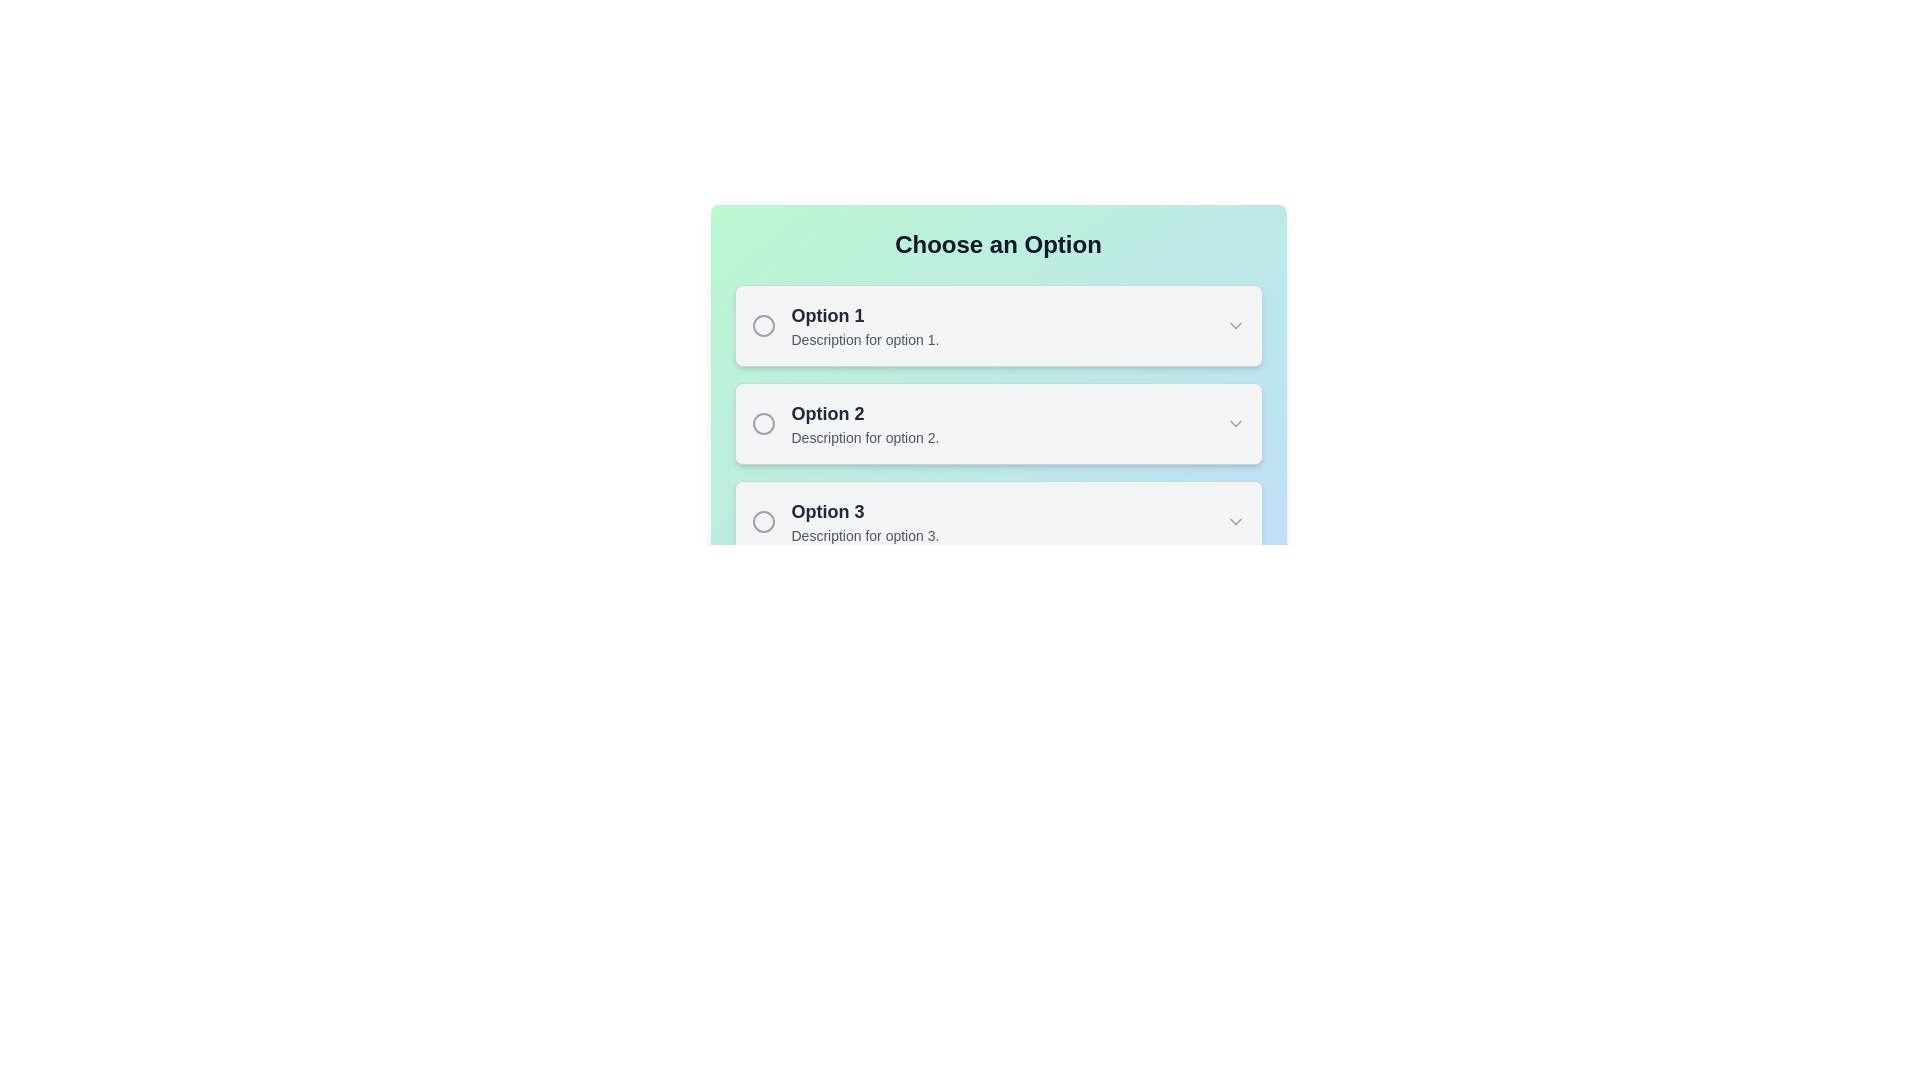 The image size is (1920, 1080). I want to click on the heading element displaying 'Choose an Option', which is bold and large, positioned at the top of a card-like structure with a gradient background, so click(998, 244).